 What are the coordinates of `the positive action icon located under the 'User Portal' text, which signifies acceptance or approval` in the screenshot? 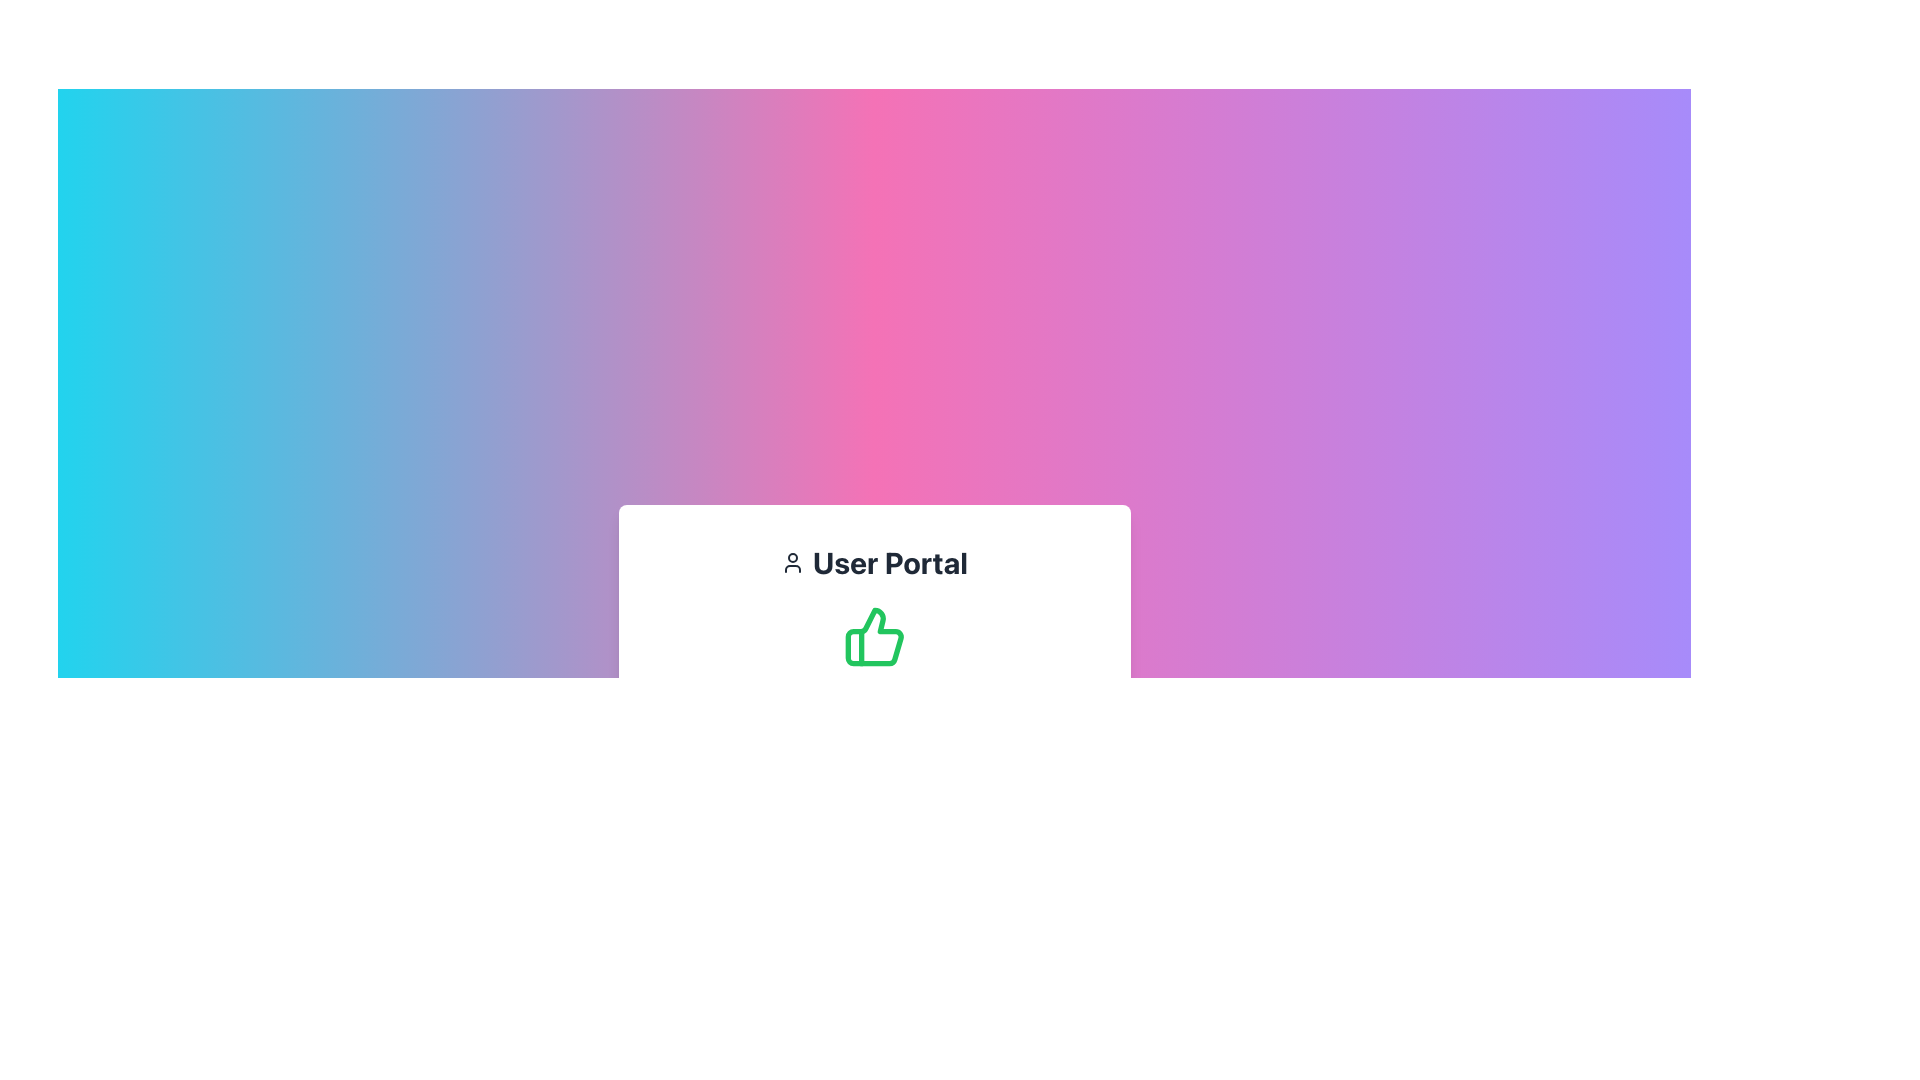 It's located at (874, 636).